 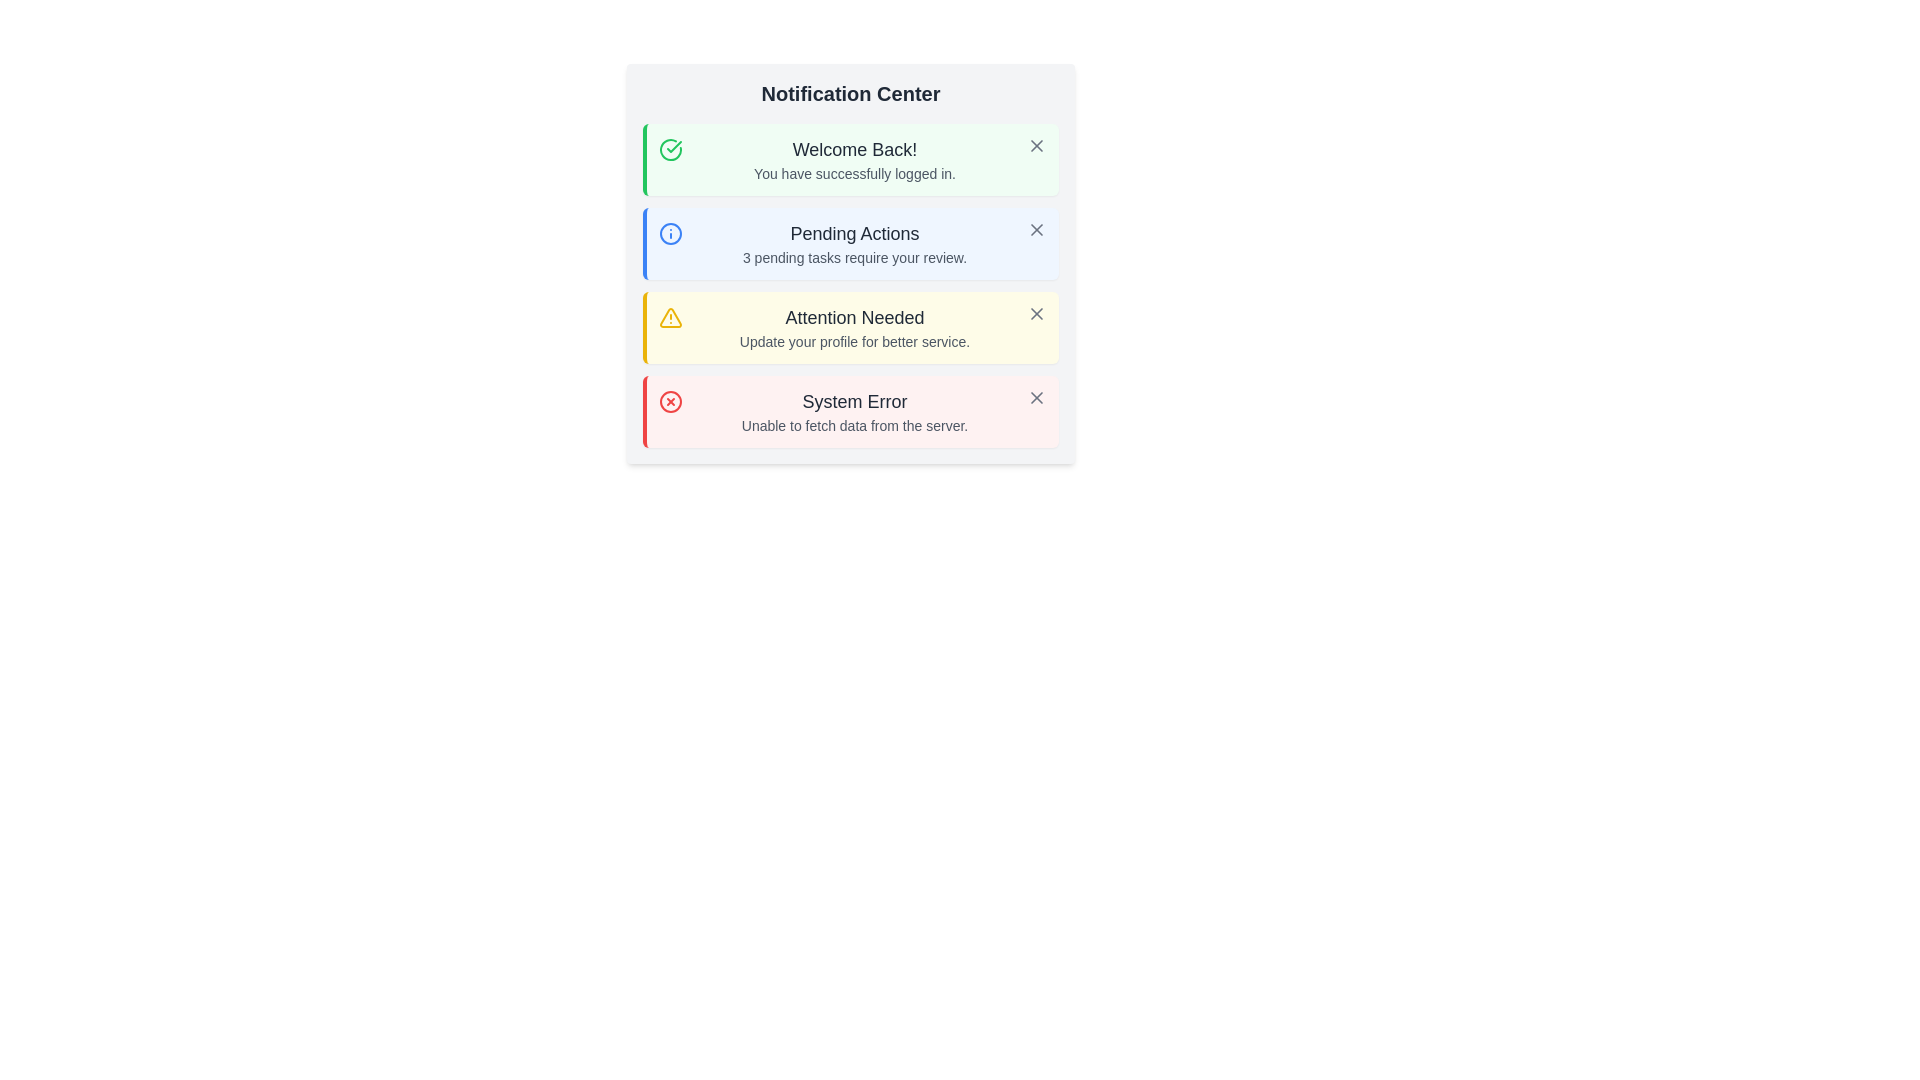 I want to click on the checkmark icon in the green notification box that indicates a successful status for the notification 'Welcome Back!', so click(x=671, y=149).